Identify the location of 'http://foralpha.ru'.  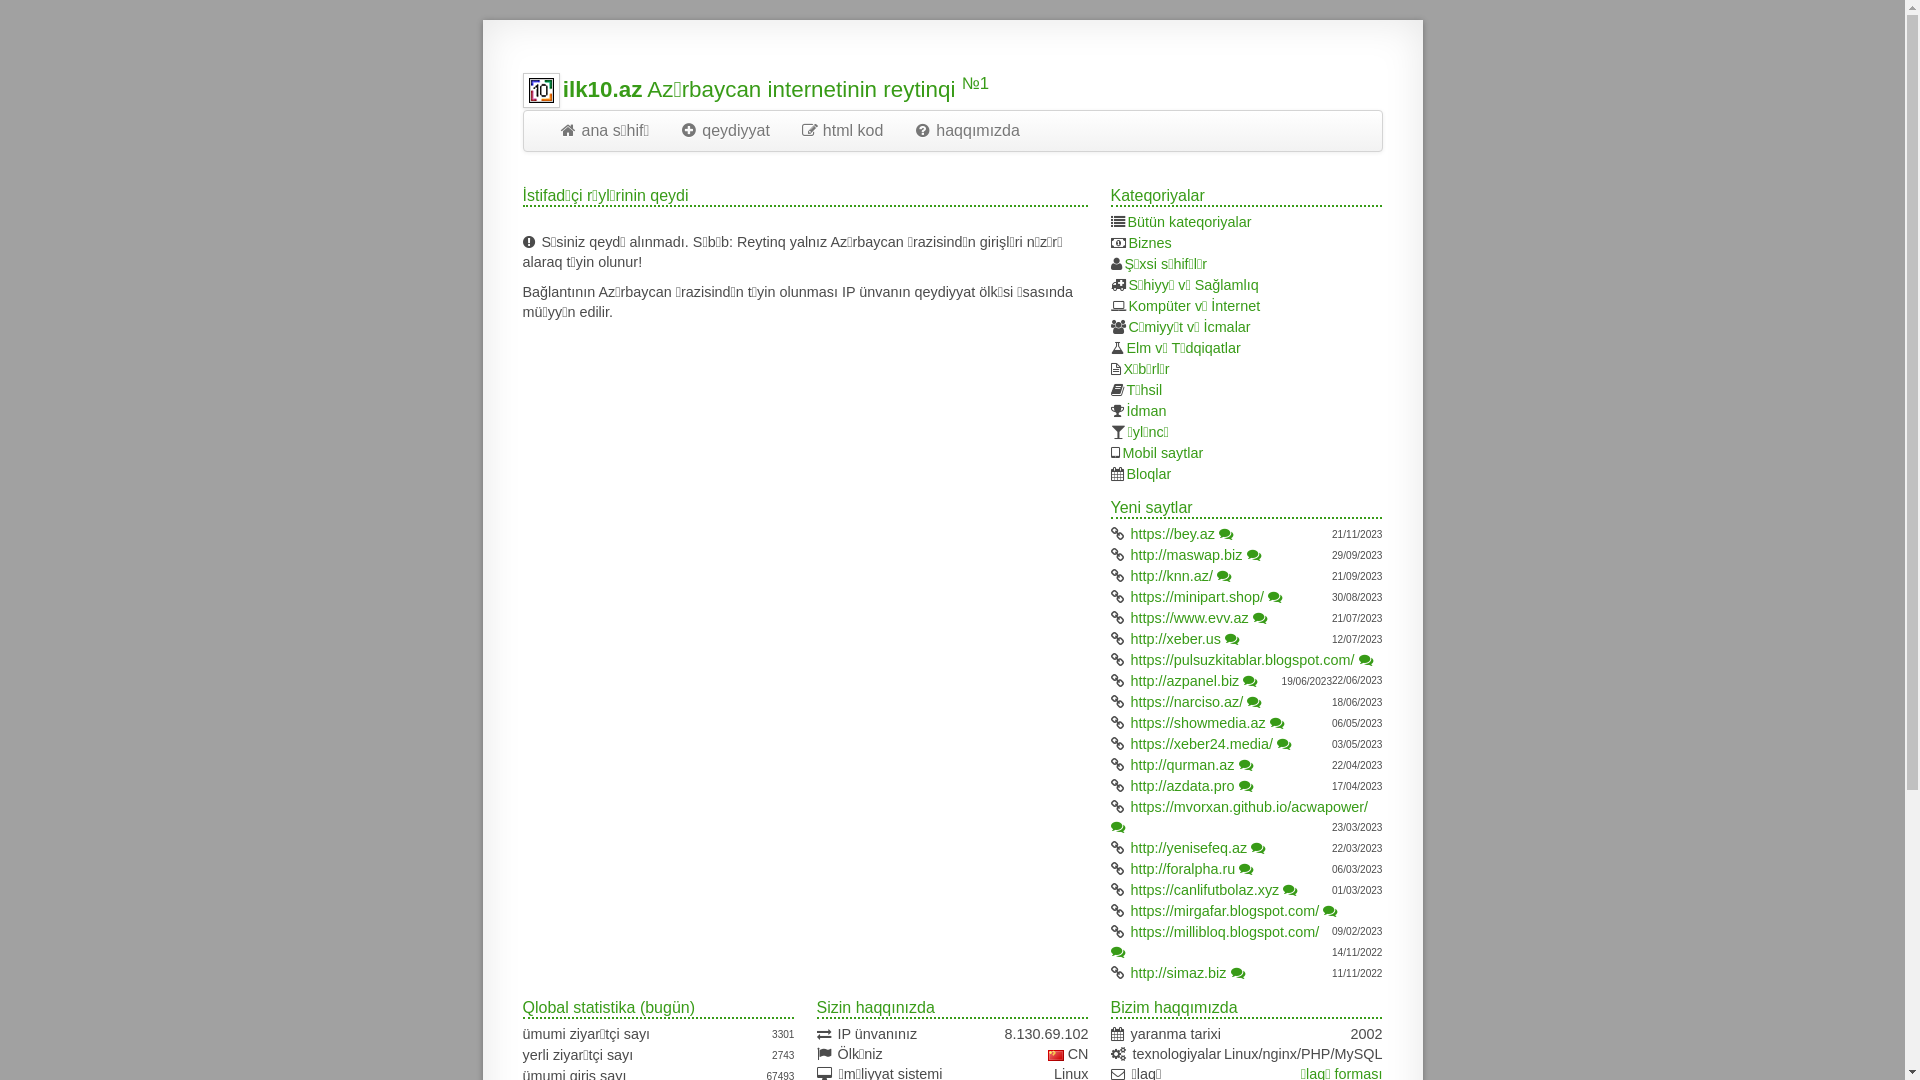
(1183, 867).